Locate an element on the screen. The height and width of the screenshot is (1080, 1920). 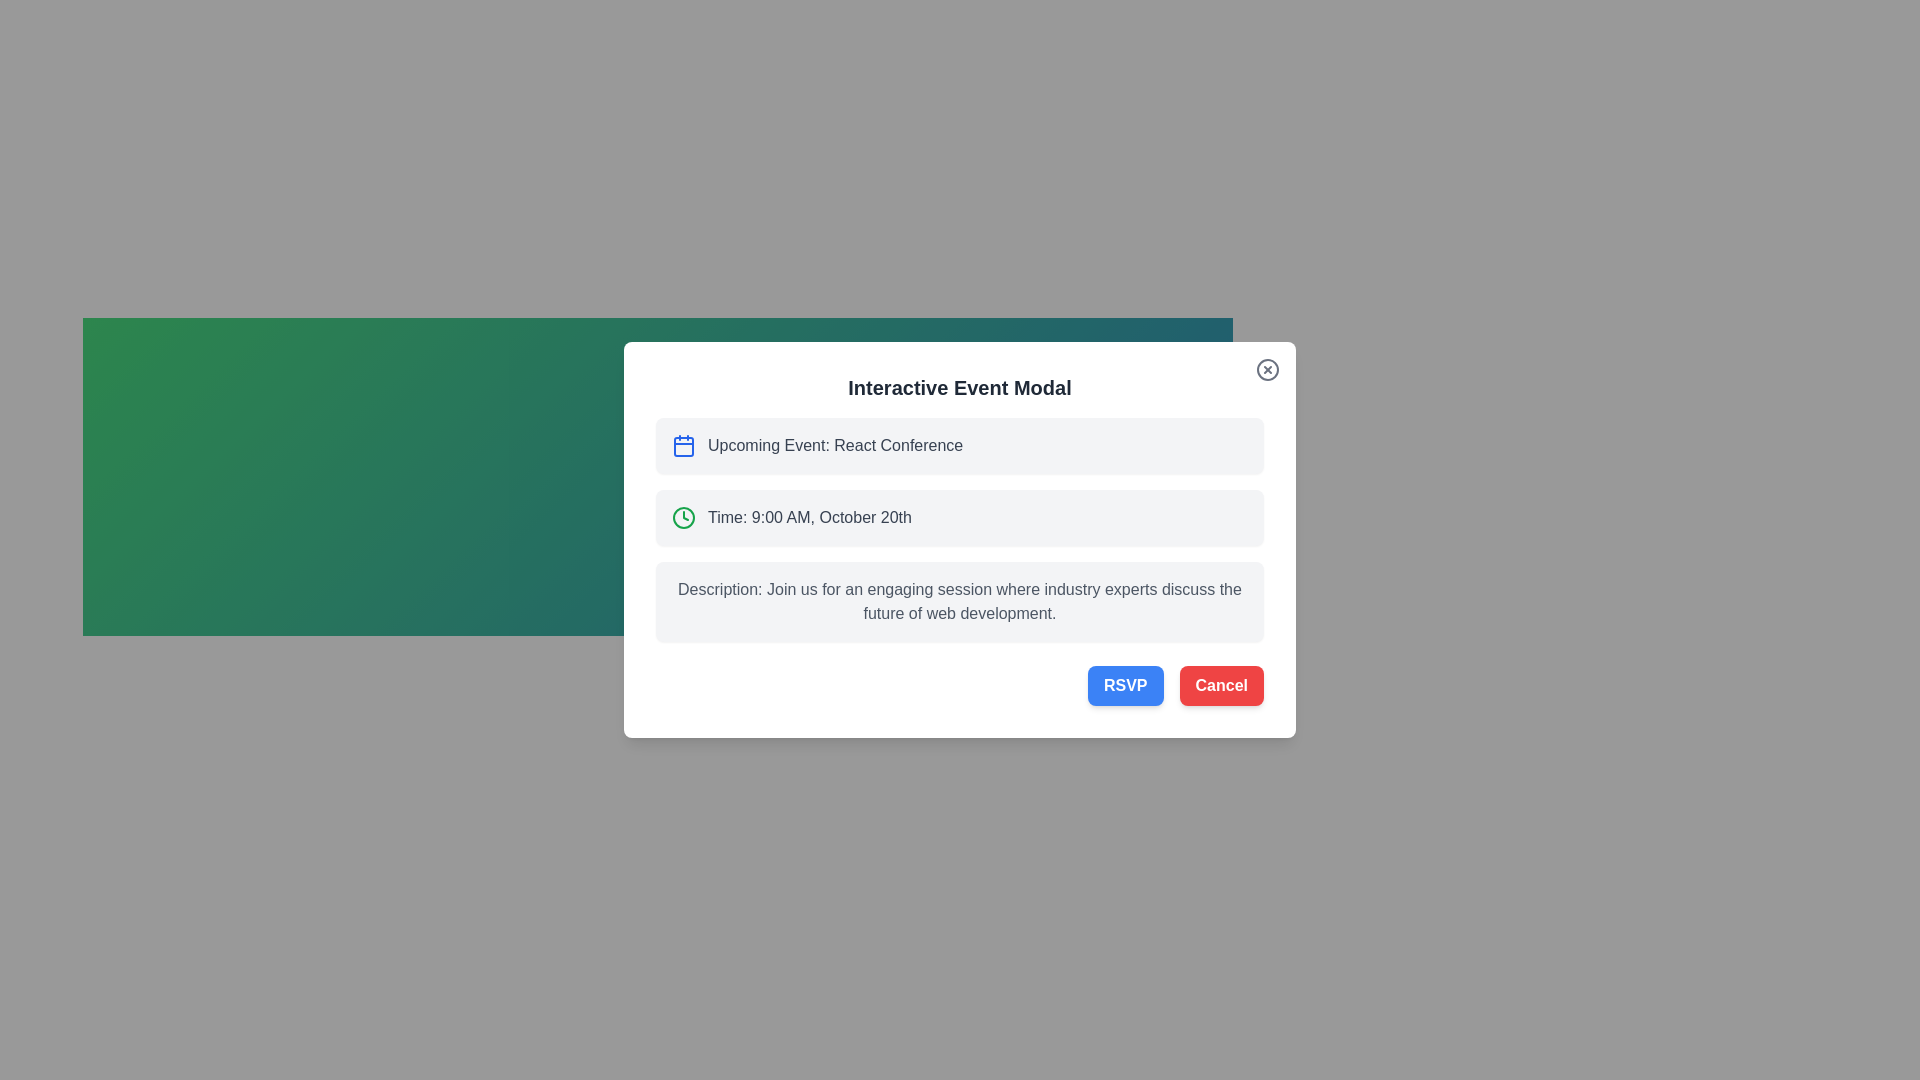
the text block that displays a brief description of the event, located at the bottom of the event modal, below the 'Time' section and above the RSVP buttons is located at coordinates (960, 600).